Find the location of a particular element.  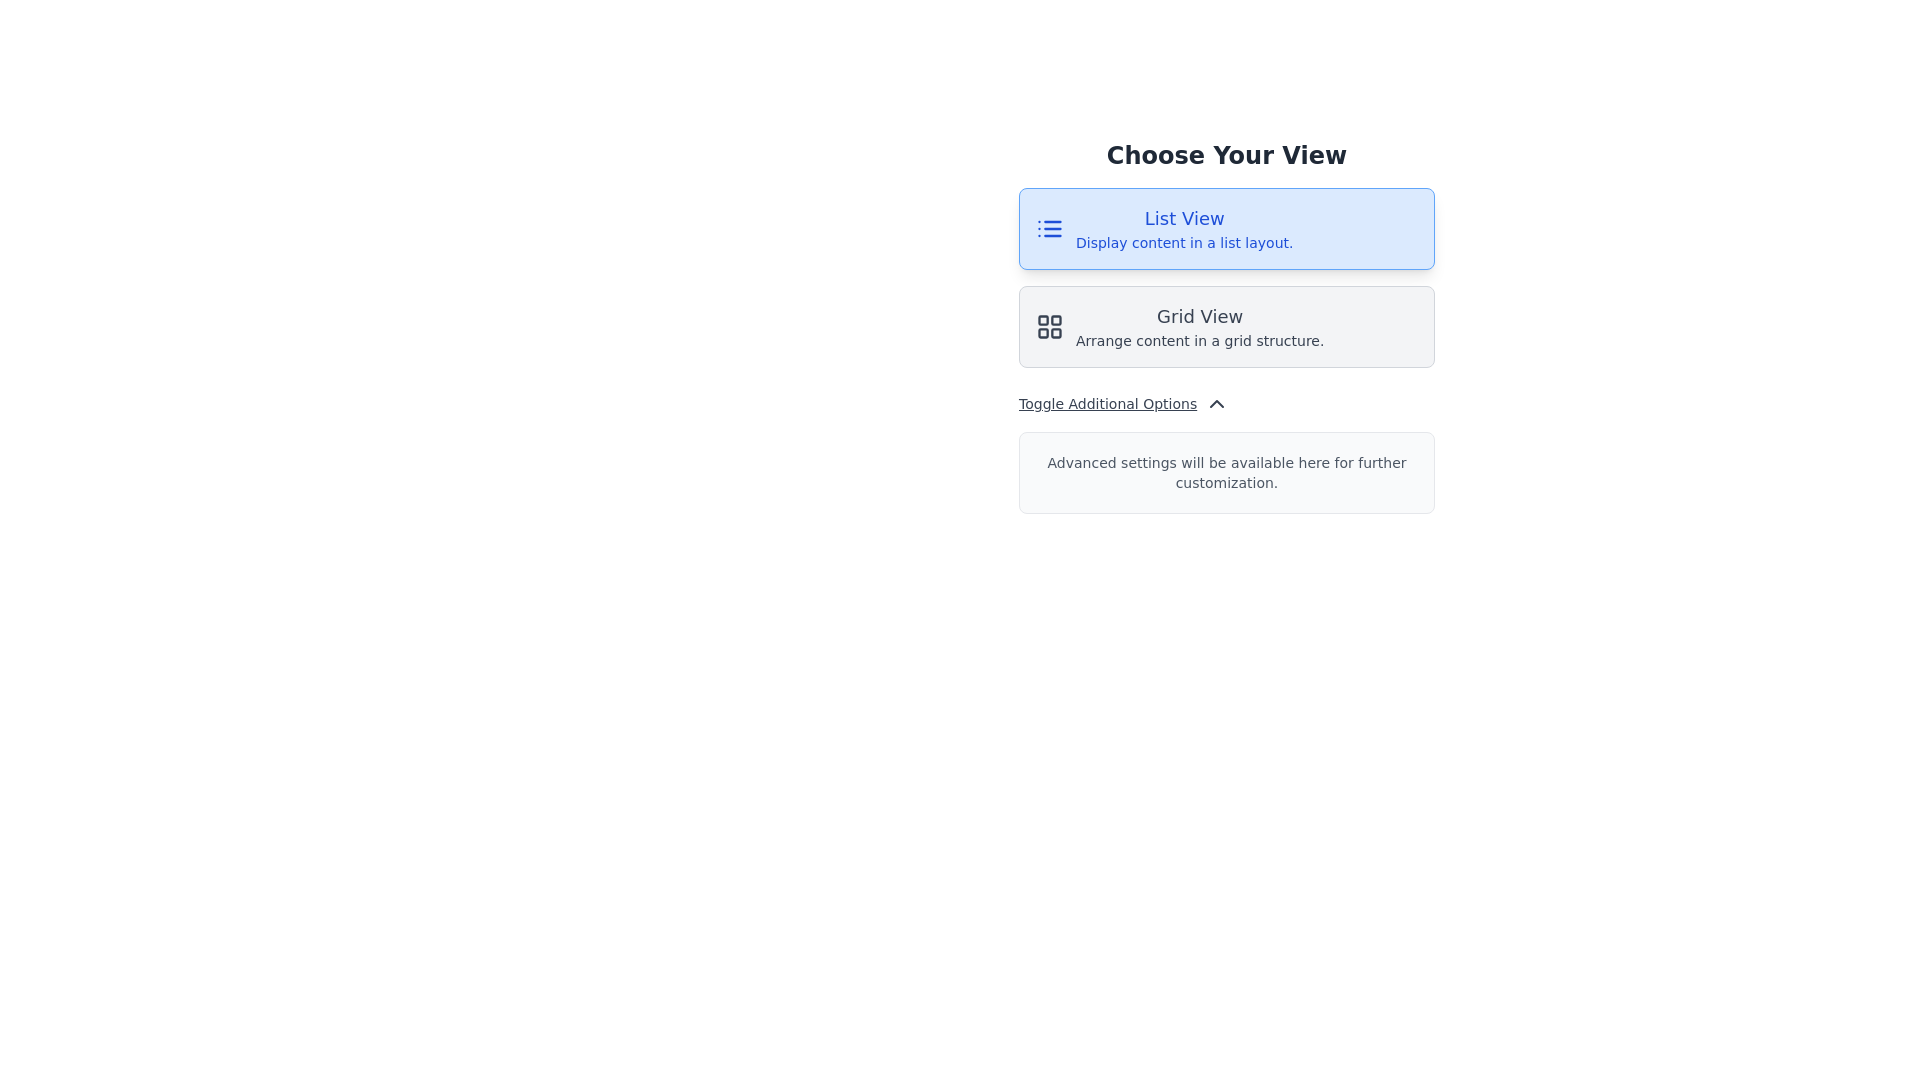

the textual header reading 'Choose Your View', which is styled with a bold, large serif font and centrally located at the top of the interface is located at coordinates (1226, 154).